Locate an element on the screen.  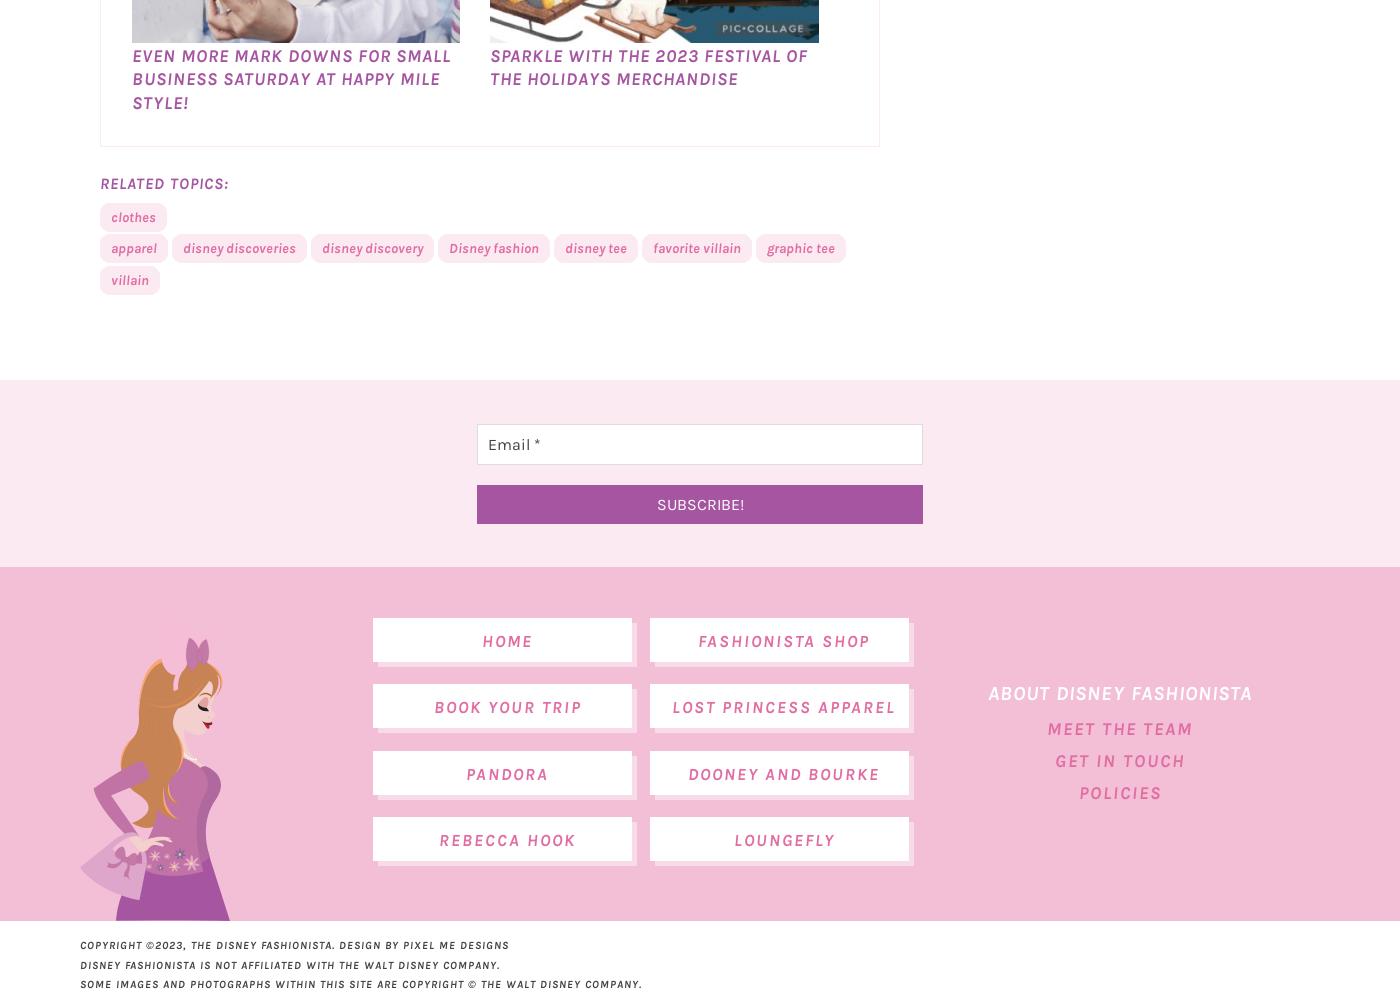
'Rebecca Hook' is located at coordinates (507, 884).